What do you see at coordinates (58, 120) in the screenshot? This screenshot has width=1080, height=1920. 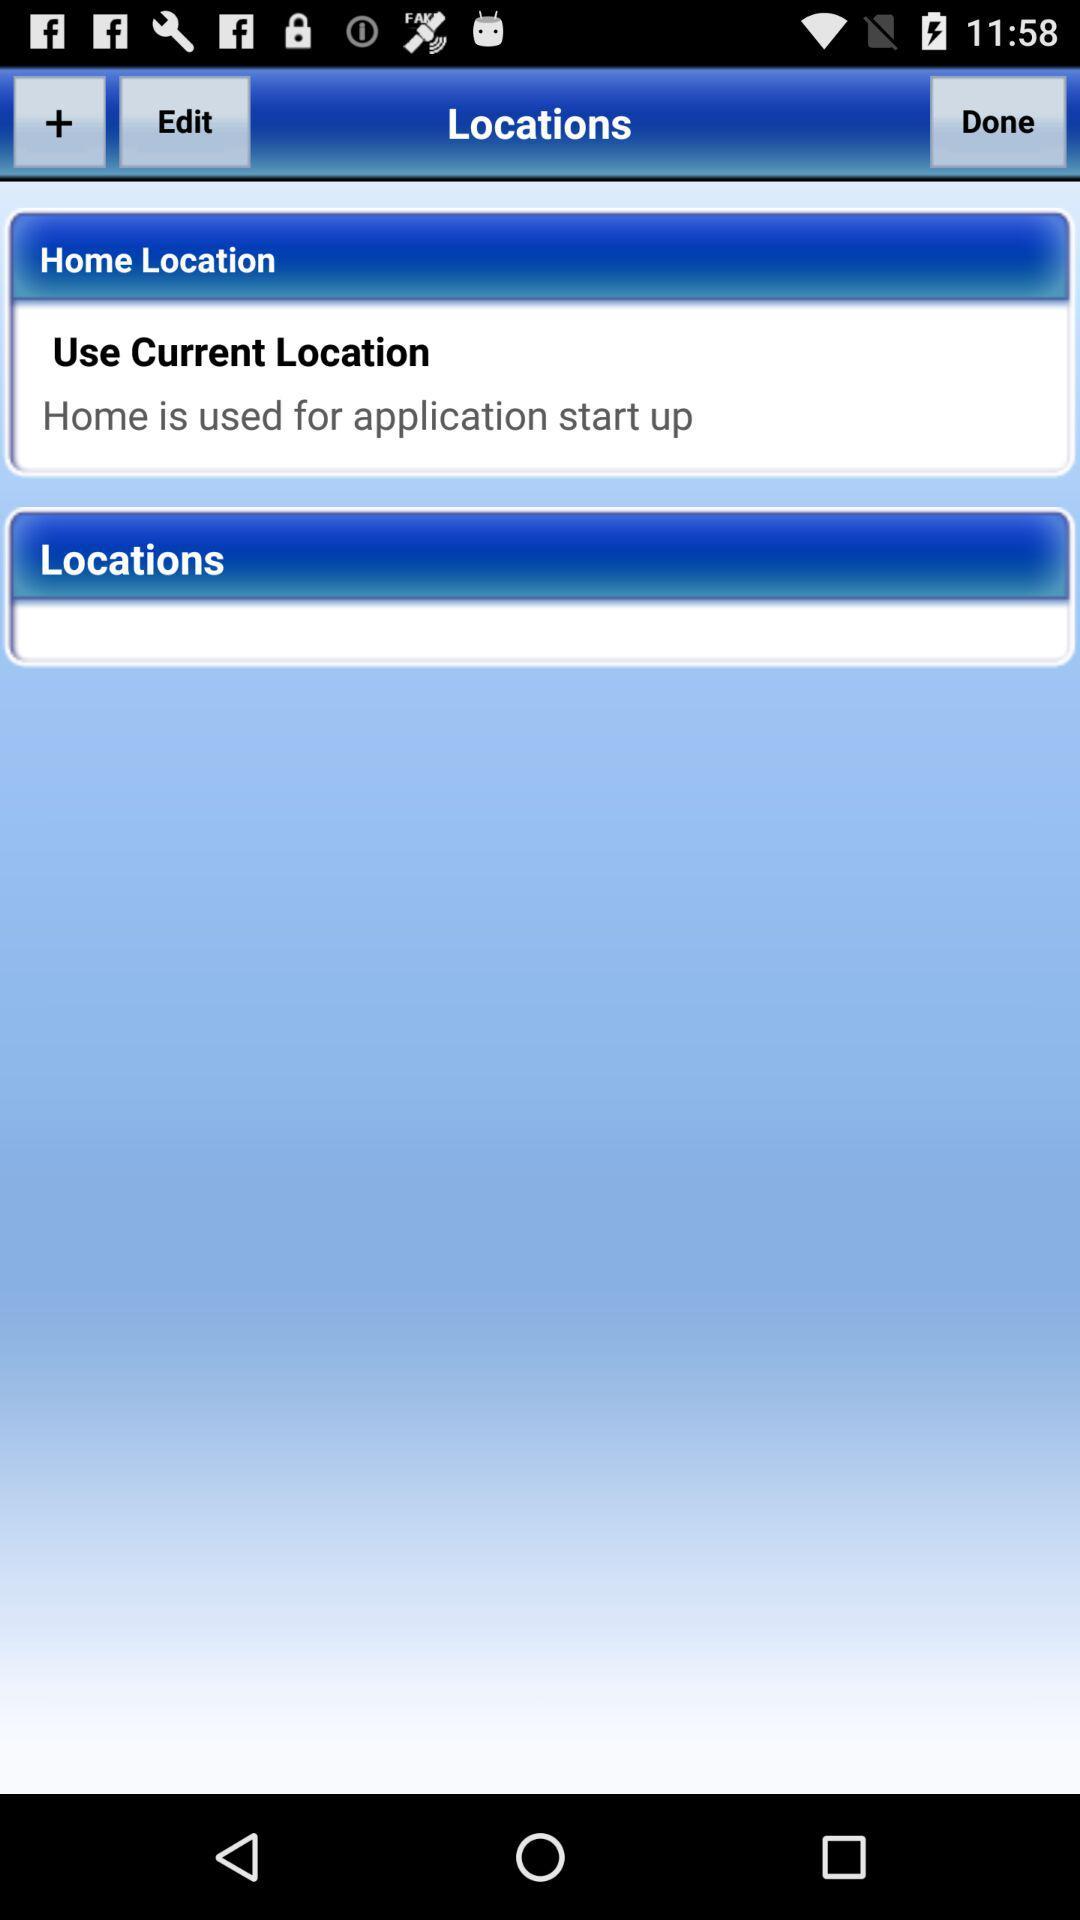 I see `item above the home location app` at bounding box center [58, 120].